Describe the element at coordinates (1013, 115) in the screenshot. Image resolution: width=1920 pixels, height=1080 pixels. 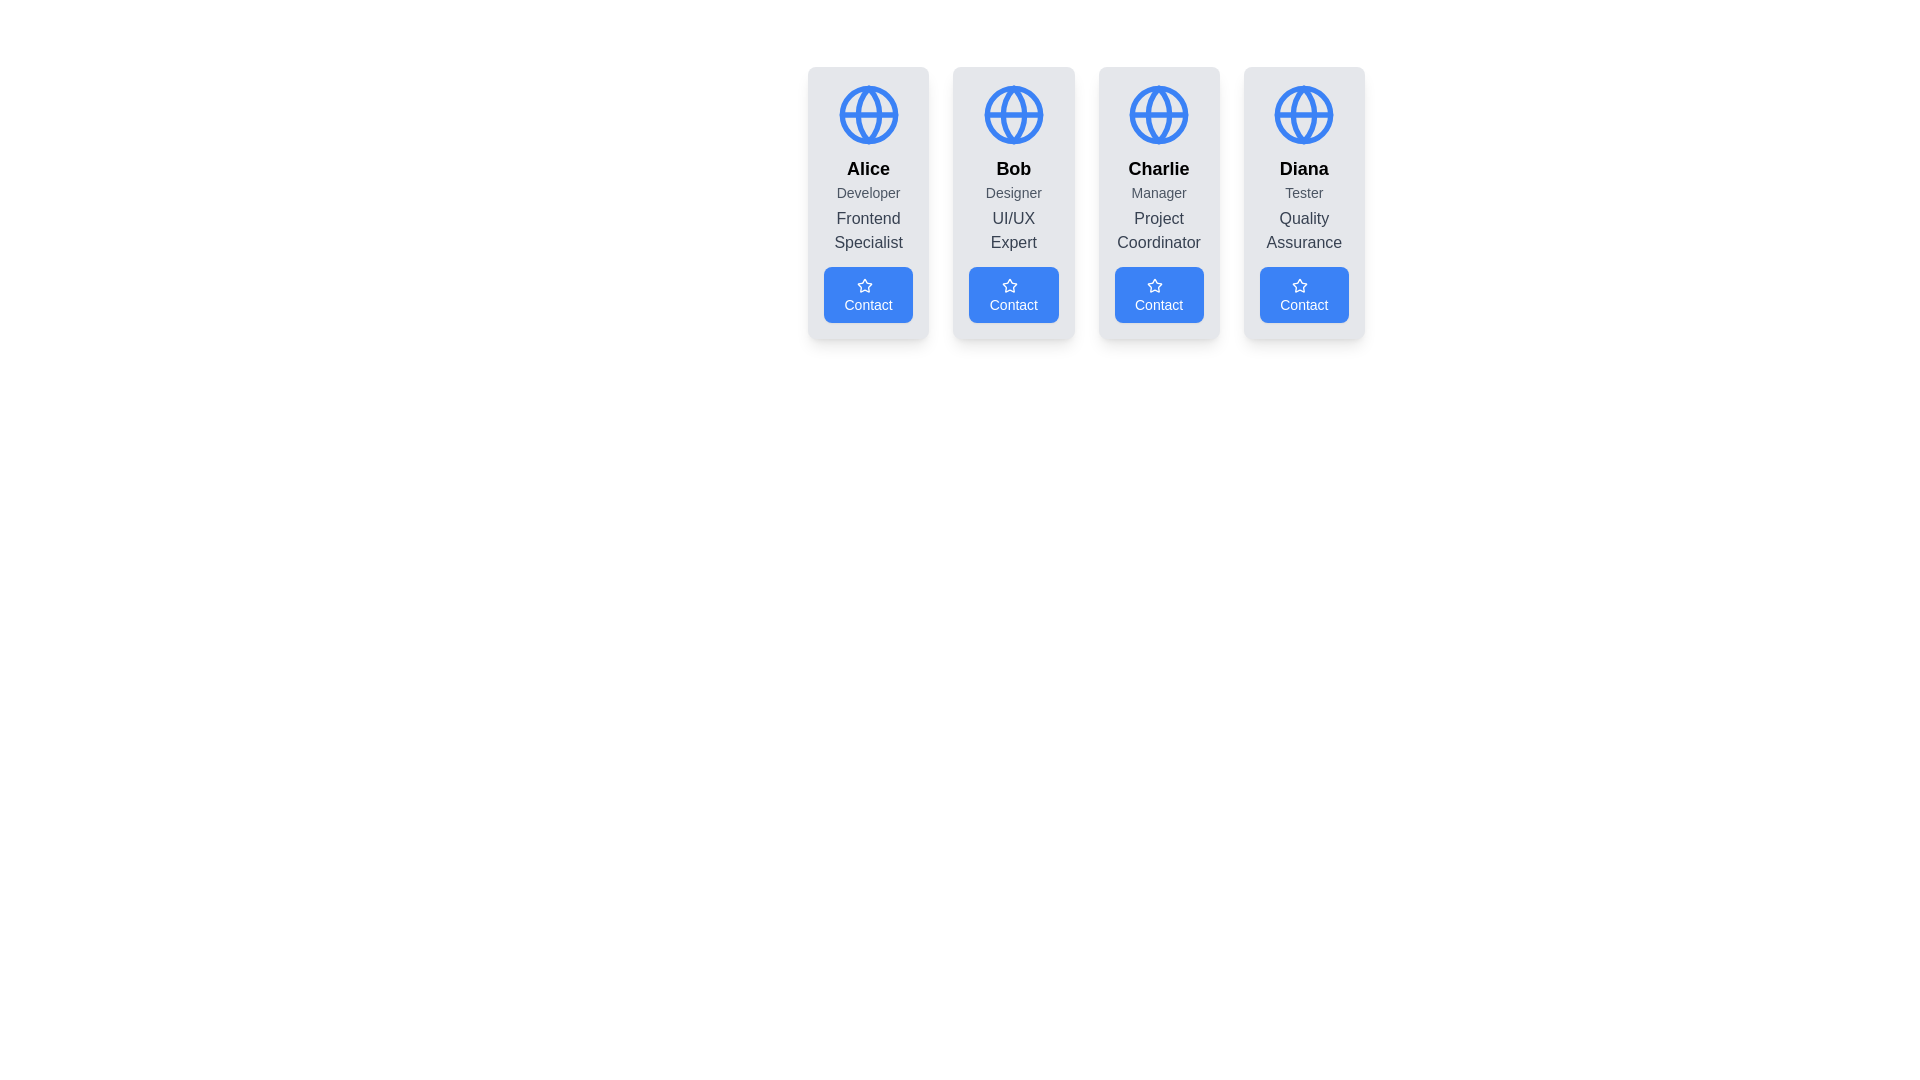
I see `the blue circular globe icon located at the top of Bob's profile card, which is centered in the second column above his name` at that location.